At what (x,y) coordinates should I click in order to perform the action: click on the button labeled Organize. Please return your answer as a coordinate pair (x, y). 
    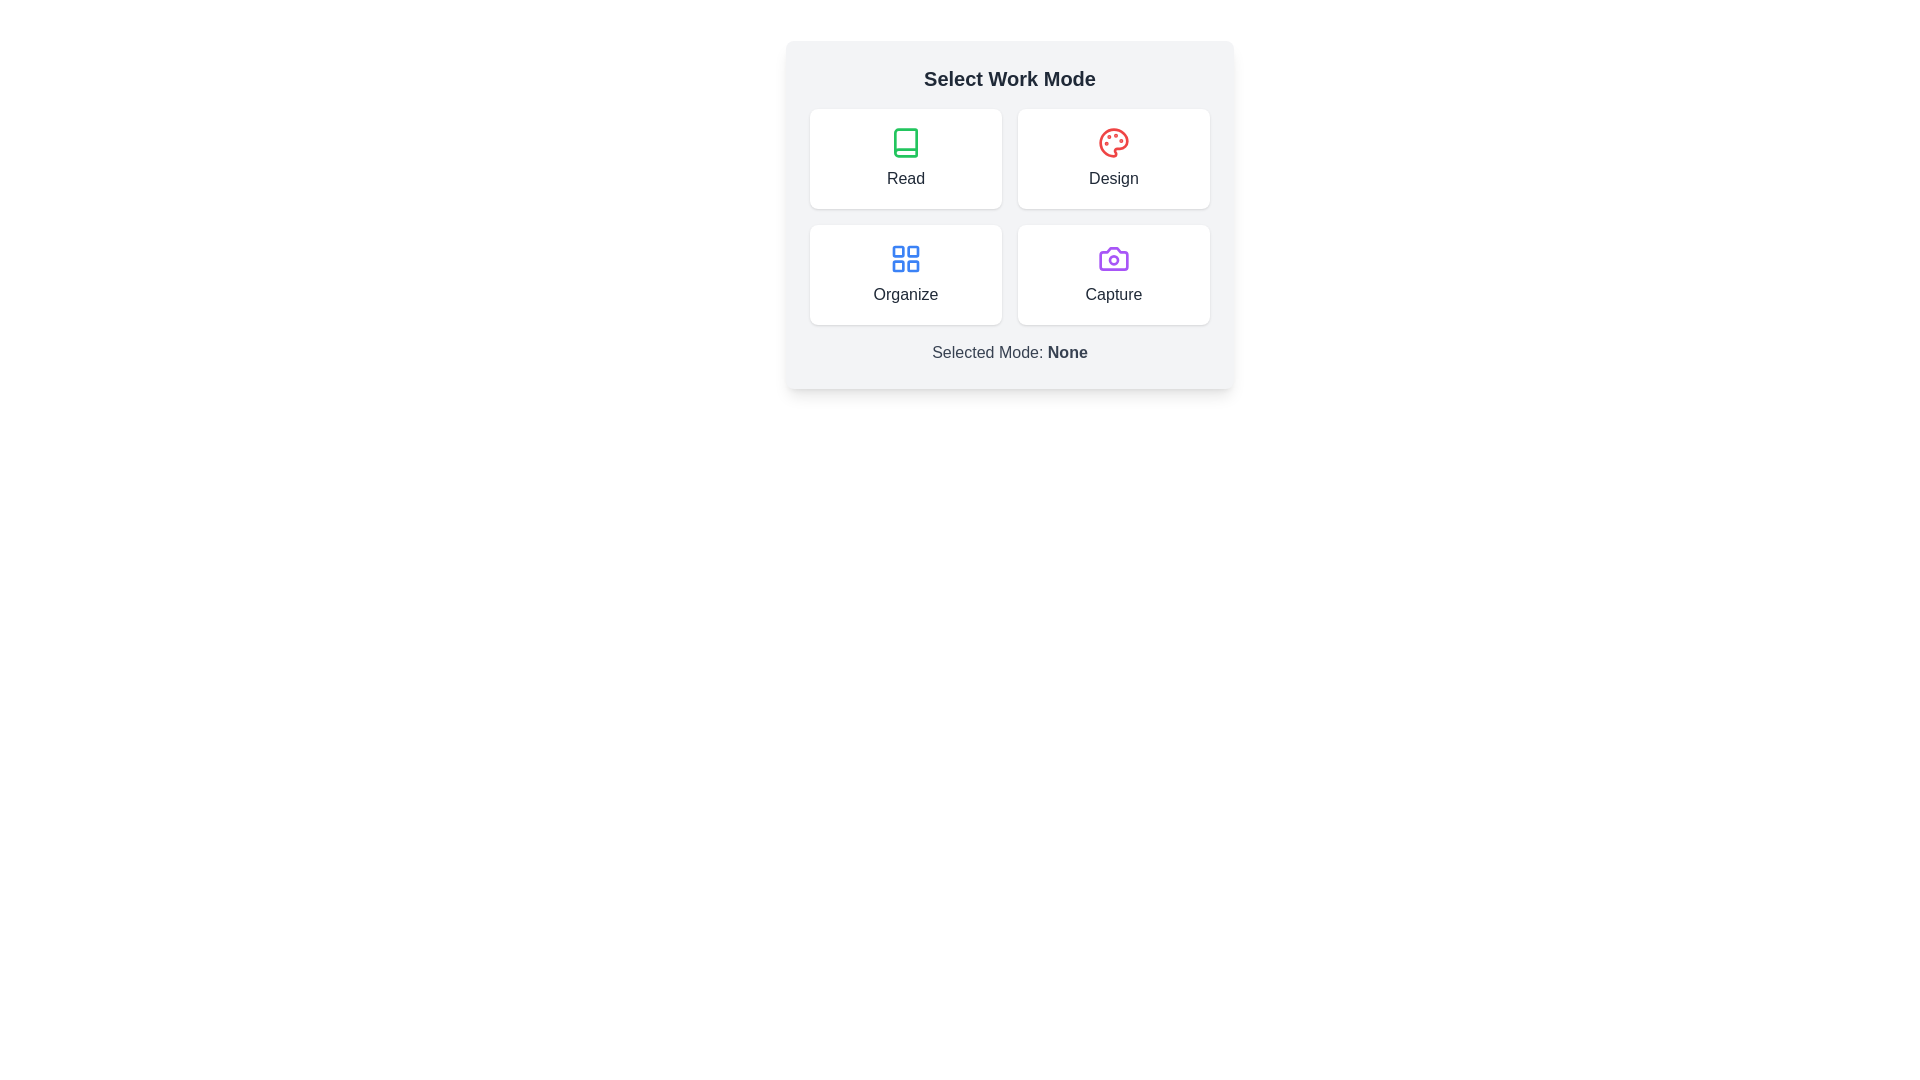
    Looking at the image, I should click on (905, 274).